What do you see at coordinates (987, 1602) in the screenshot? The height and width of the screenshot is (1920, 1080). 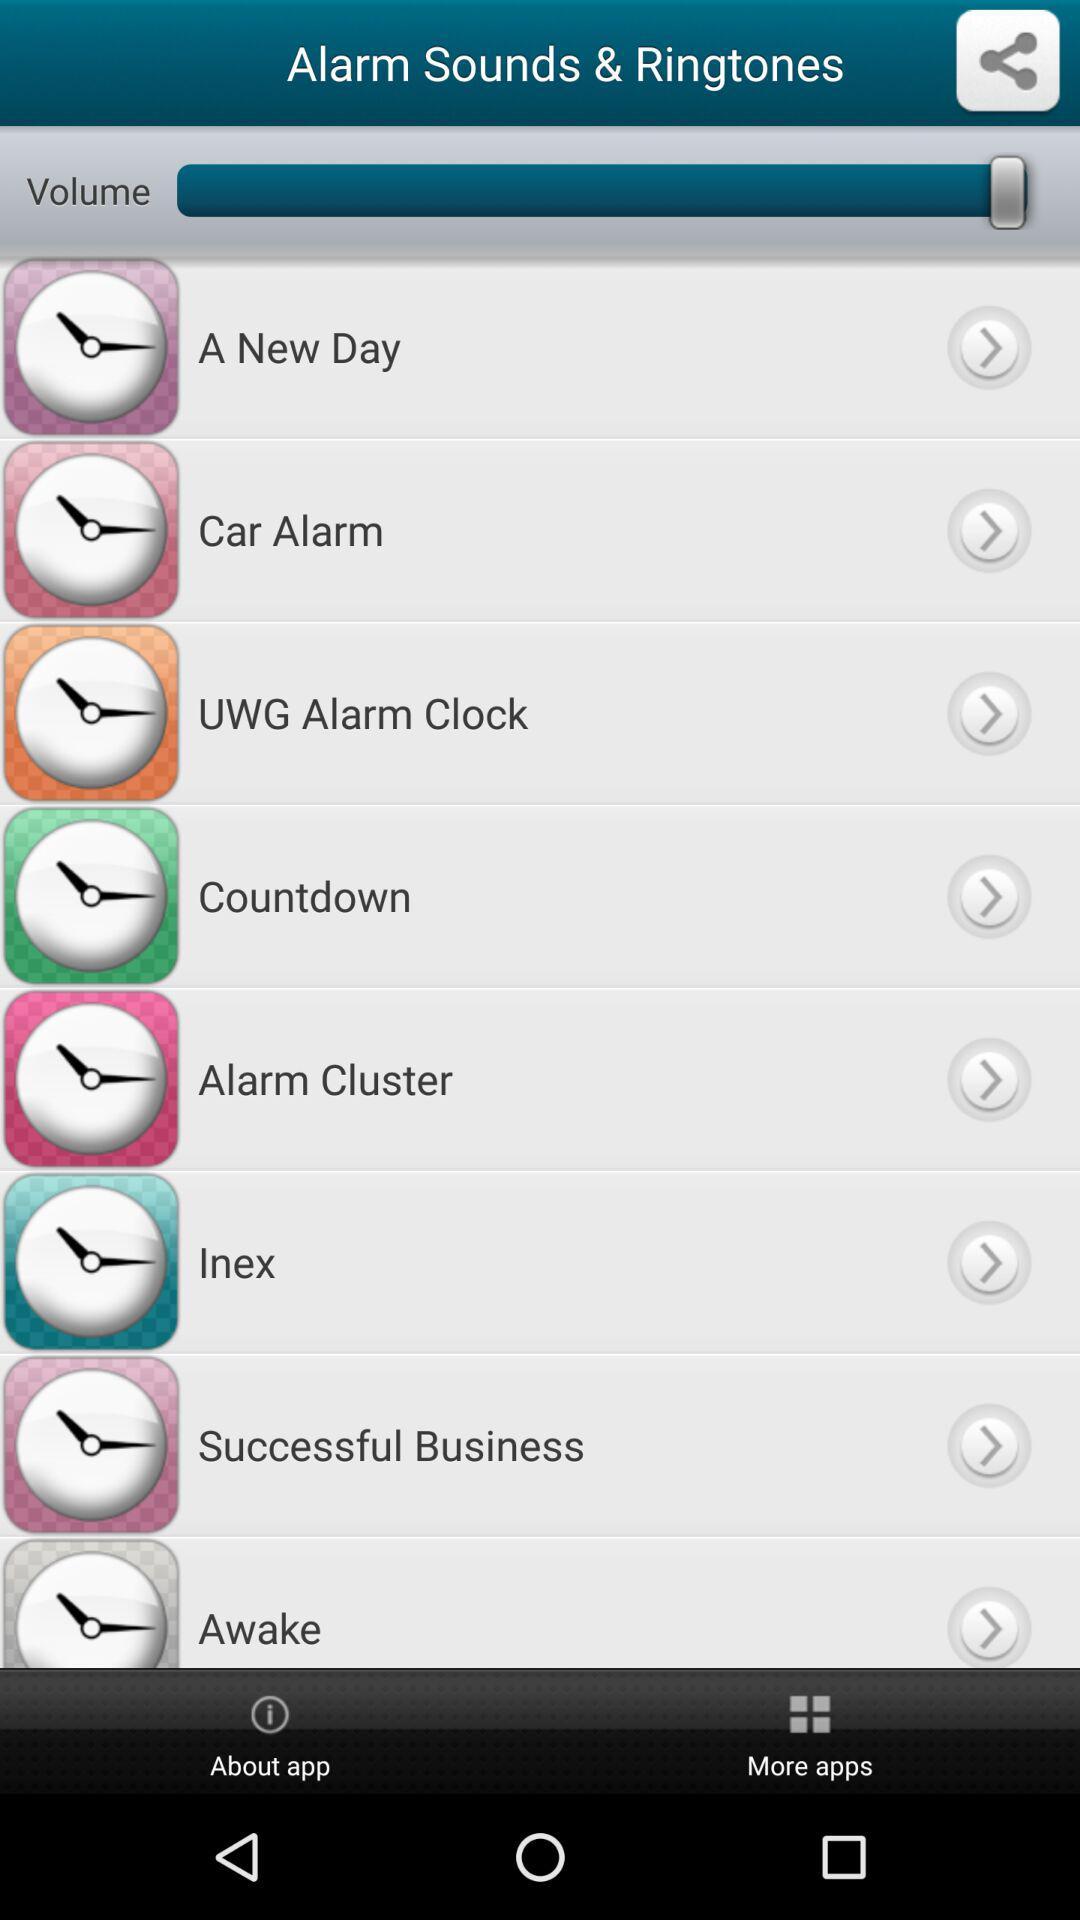 I see `going next to the next page` at bounding box center [987, 1602].